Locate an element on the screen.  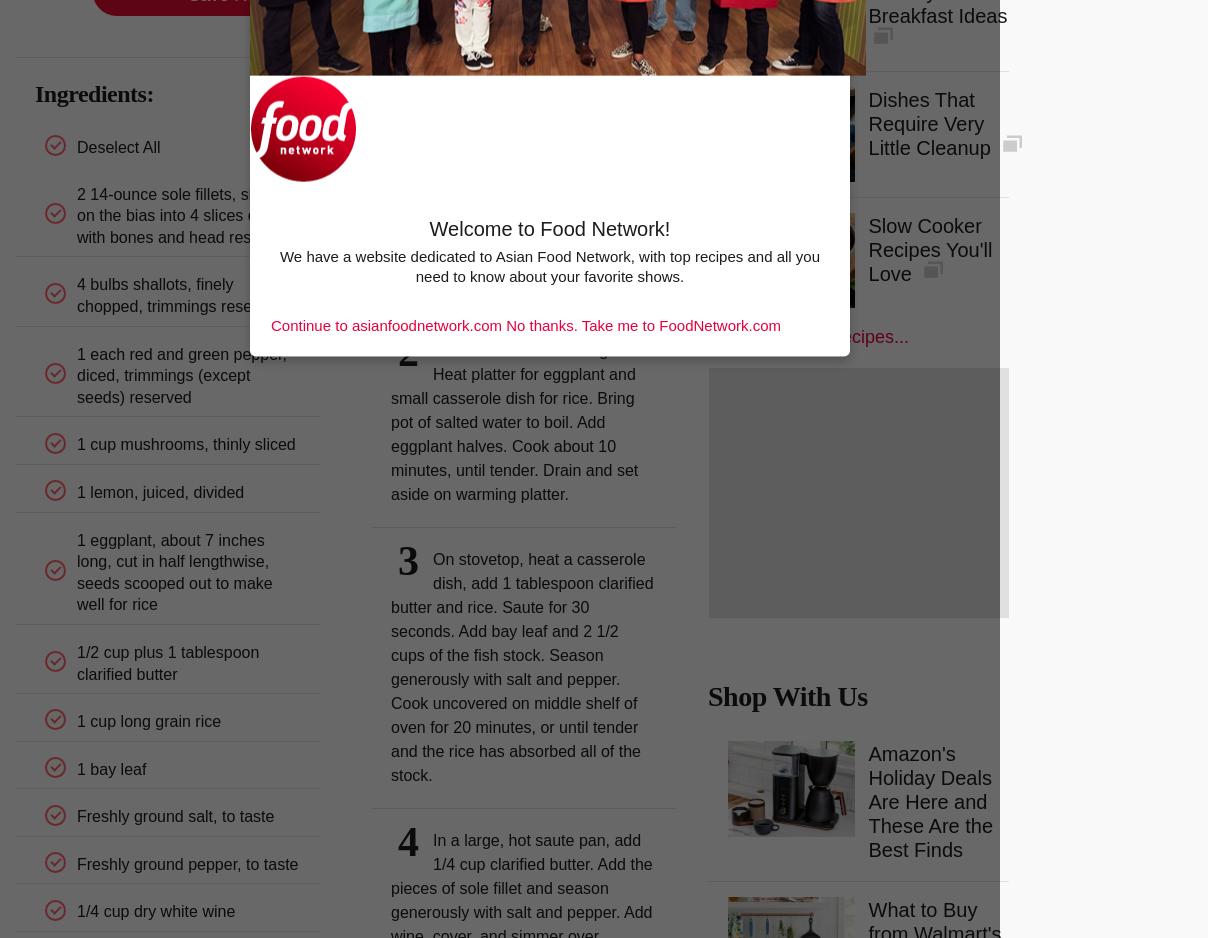
'On stovetop, heat a casserole dish, add 1 tablespoon clarified butter and rice. Saute for 30 seconds. Add bay leaf and 2 1/2 cups of the fish stock. Season generously with salt and pepper. Cook uncovered on middle shelf of oven for 20 minutes, or until tender and the rice has absorbed all of the stock.' is located at coordinates (521, 666).